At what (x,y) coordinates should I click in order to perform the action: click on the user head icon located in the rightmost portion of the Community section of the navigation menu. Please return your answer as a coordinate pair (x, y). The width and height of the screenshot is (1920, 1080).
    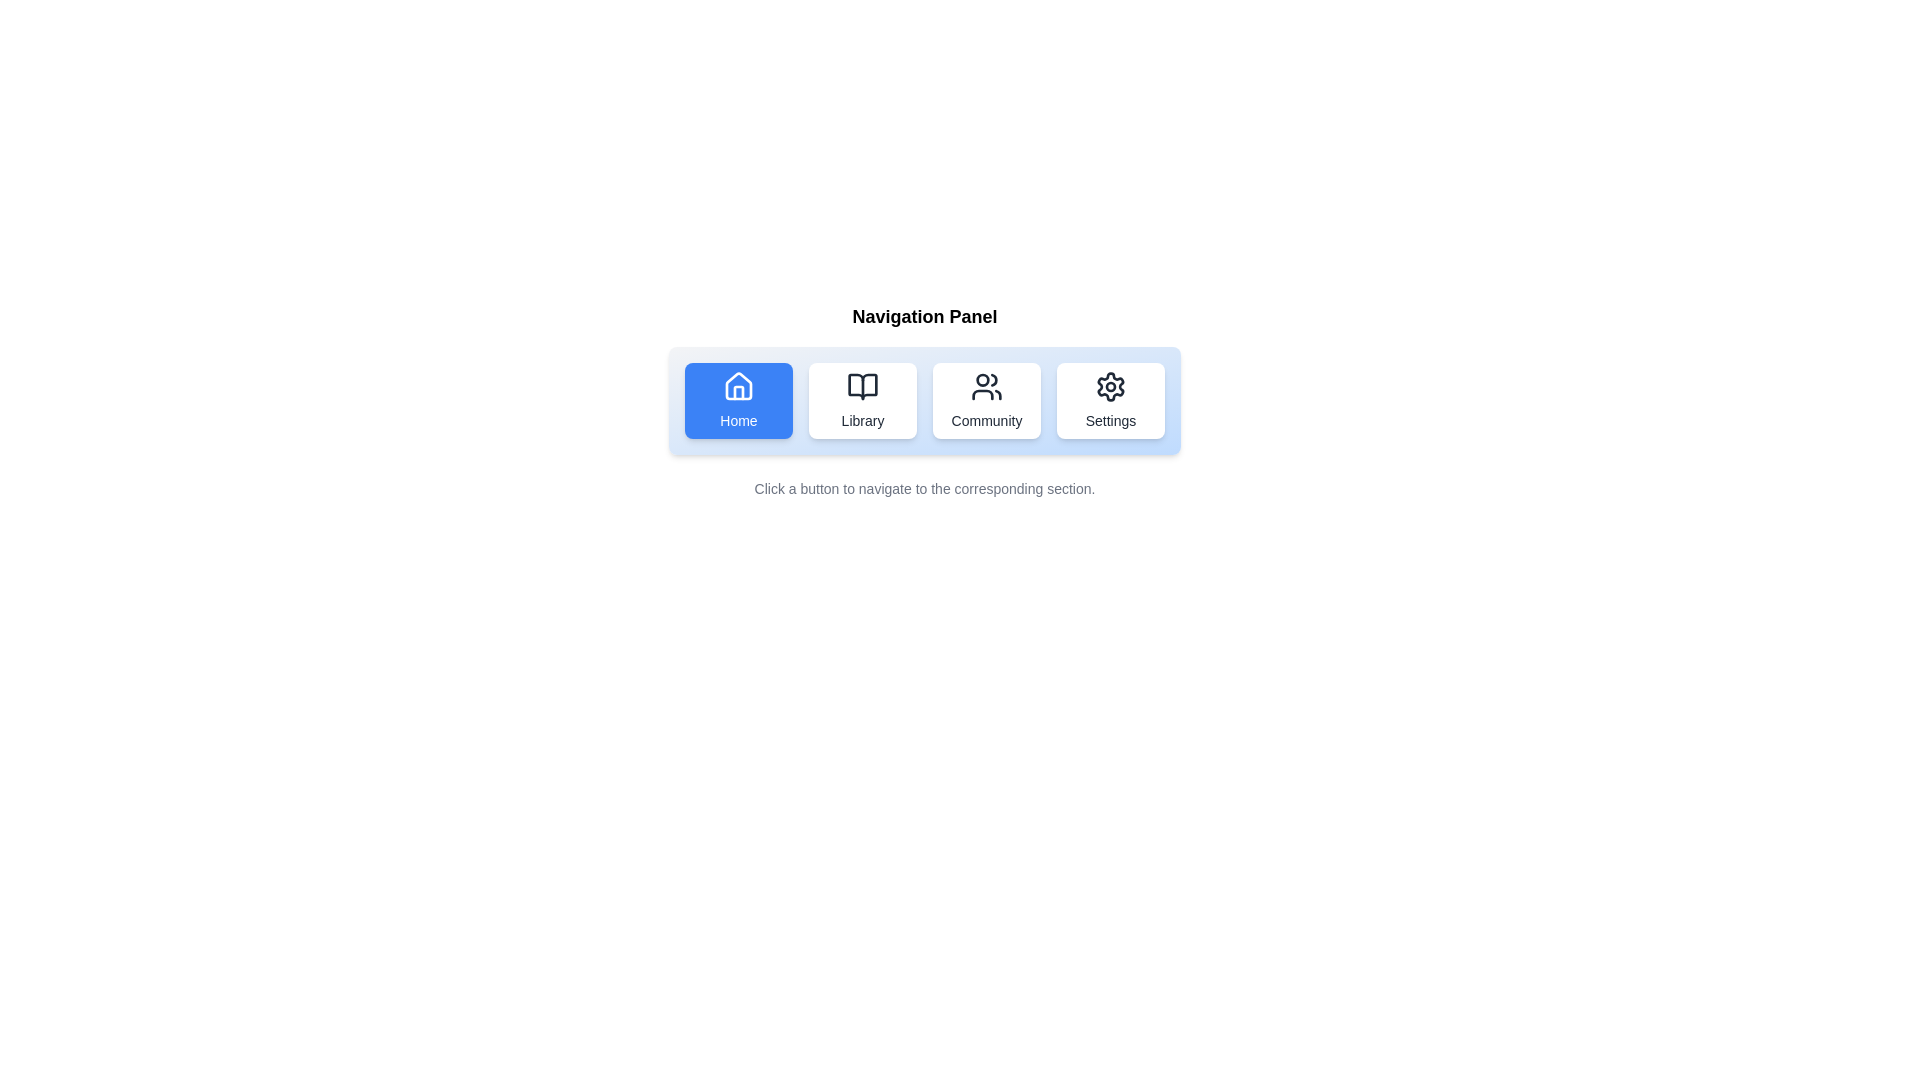
    Looking at the image, I should click on (994, 380).